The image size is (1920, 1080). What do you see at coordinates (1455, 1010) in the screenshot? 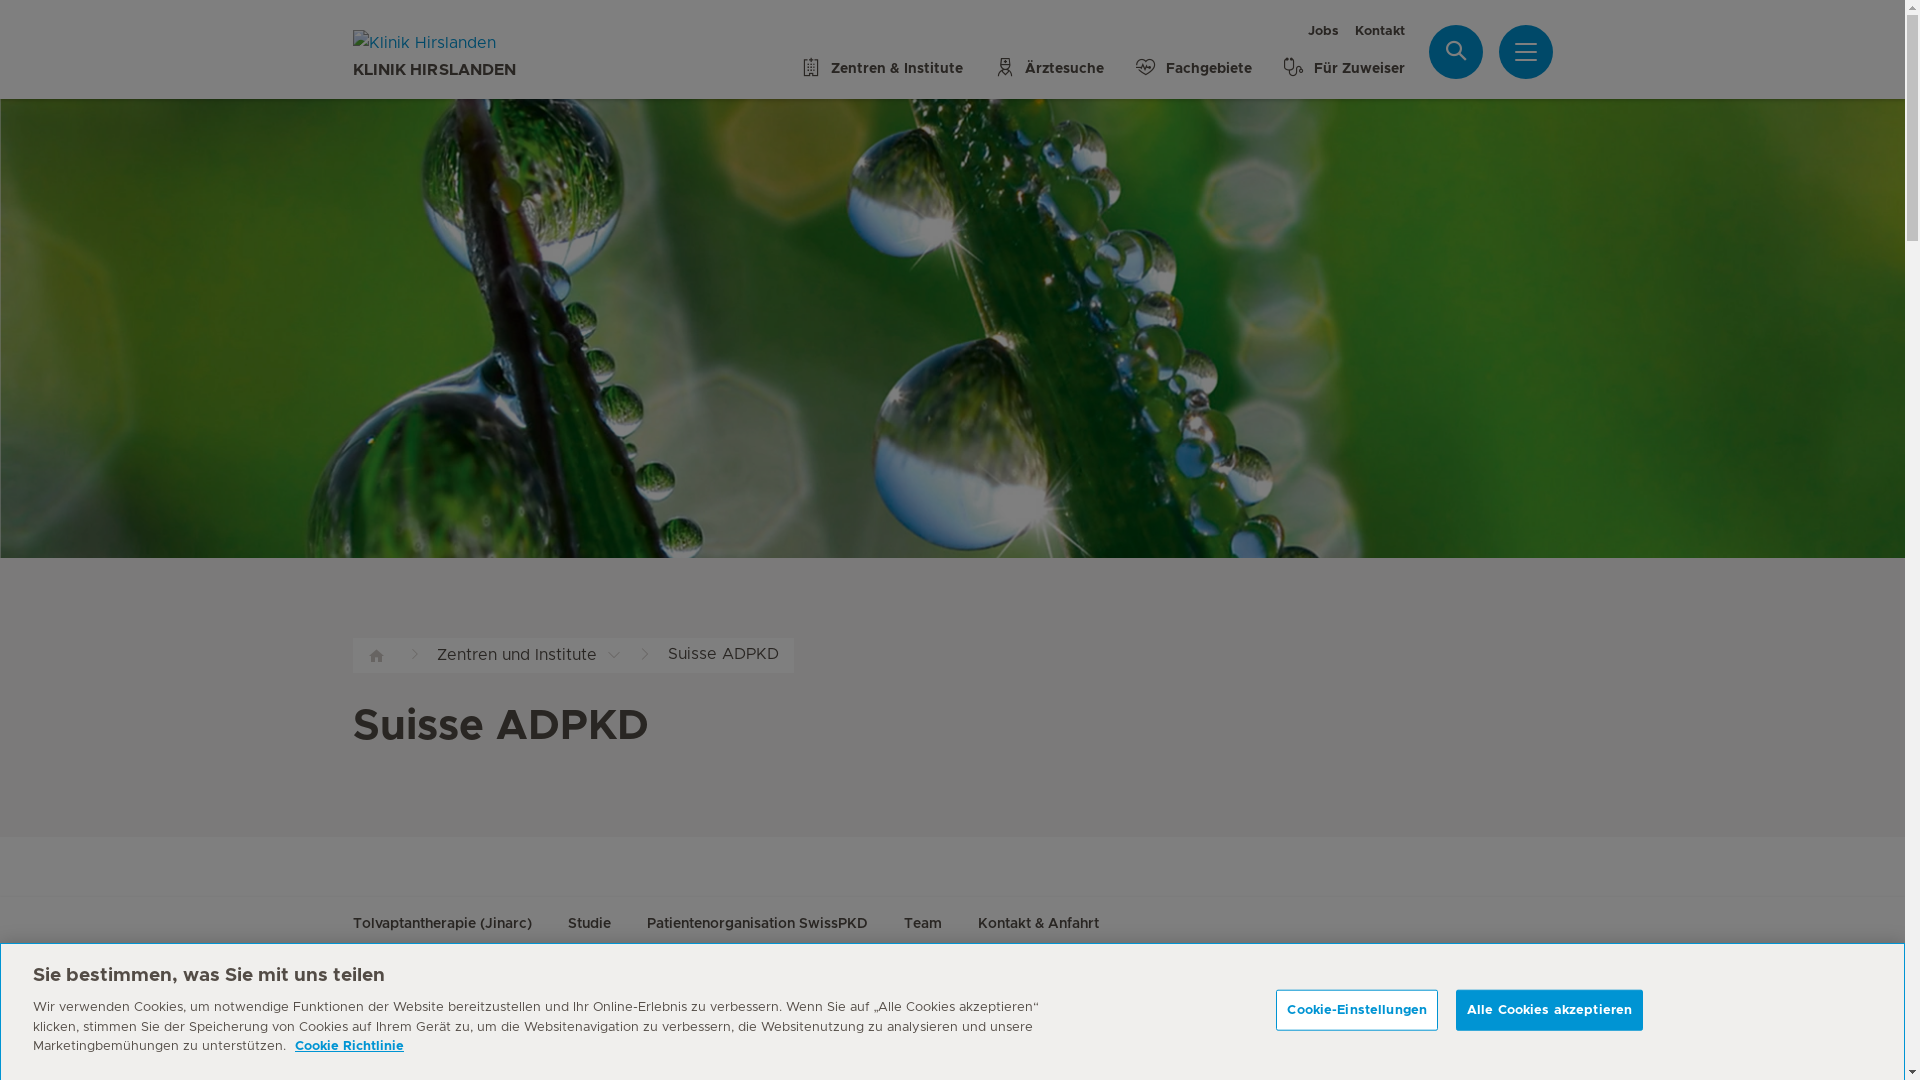
I see `'Alle Cookies akzeptieren'` at bounding box center [1455, 1010].